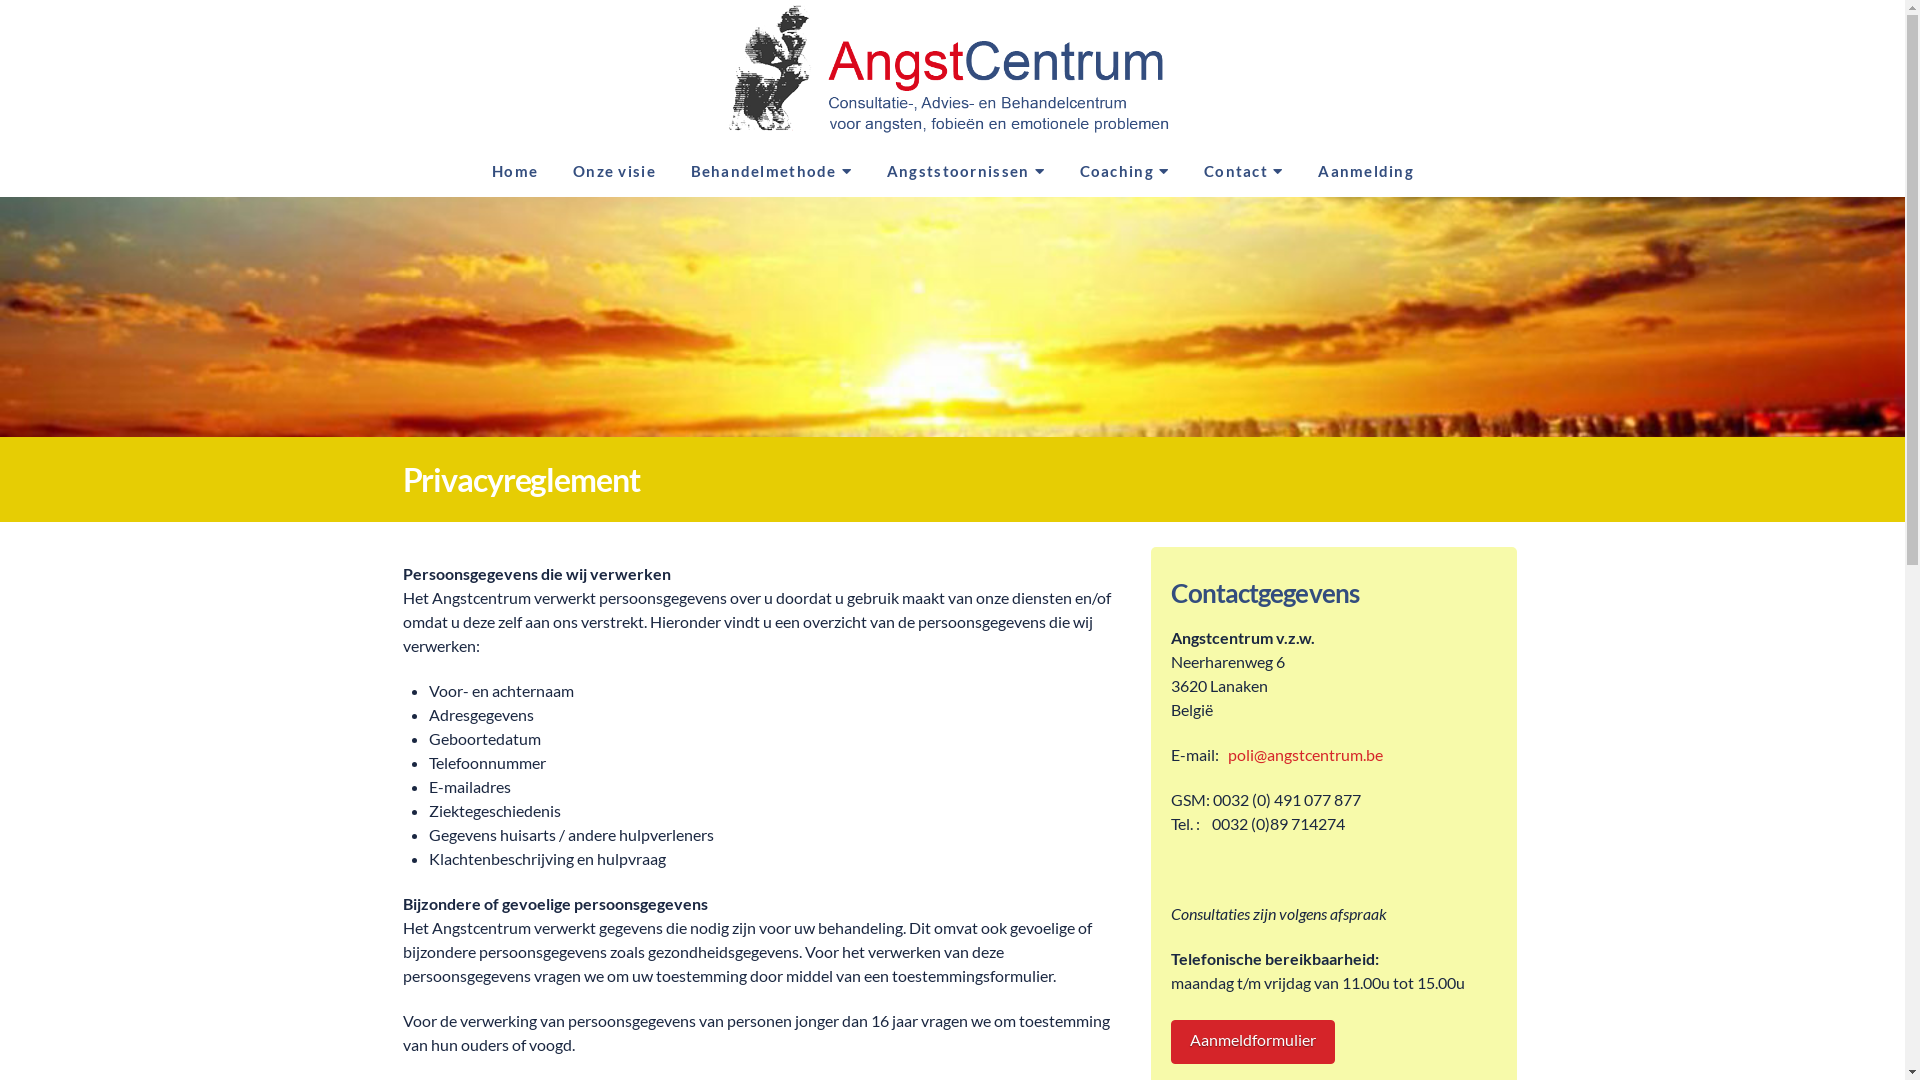  What do you see at coordinates (1251, 1041) in the screenshot?
I see `'Aanmeldformulier'` at bounding box center [1251, 1041].